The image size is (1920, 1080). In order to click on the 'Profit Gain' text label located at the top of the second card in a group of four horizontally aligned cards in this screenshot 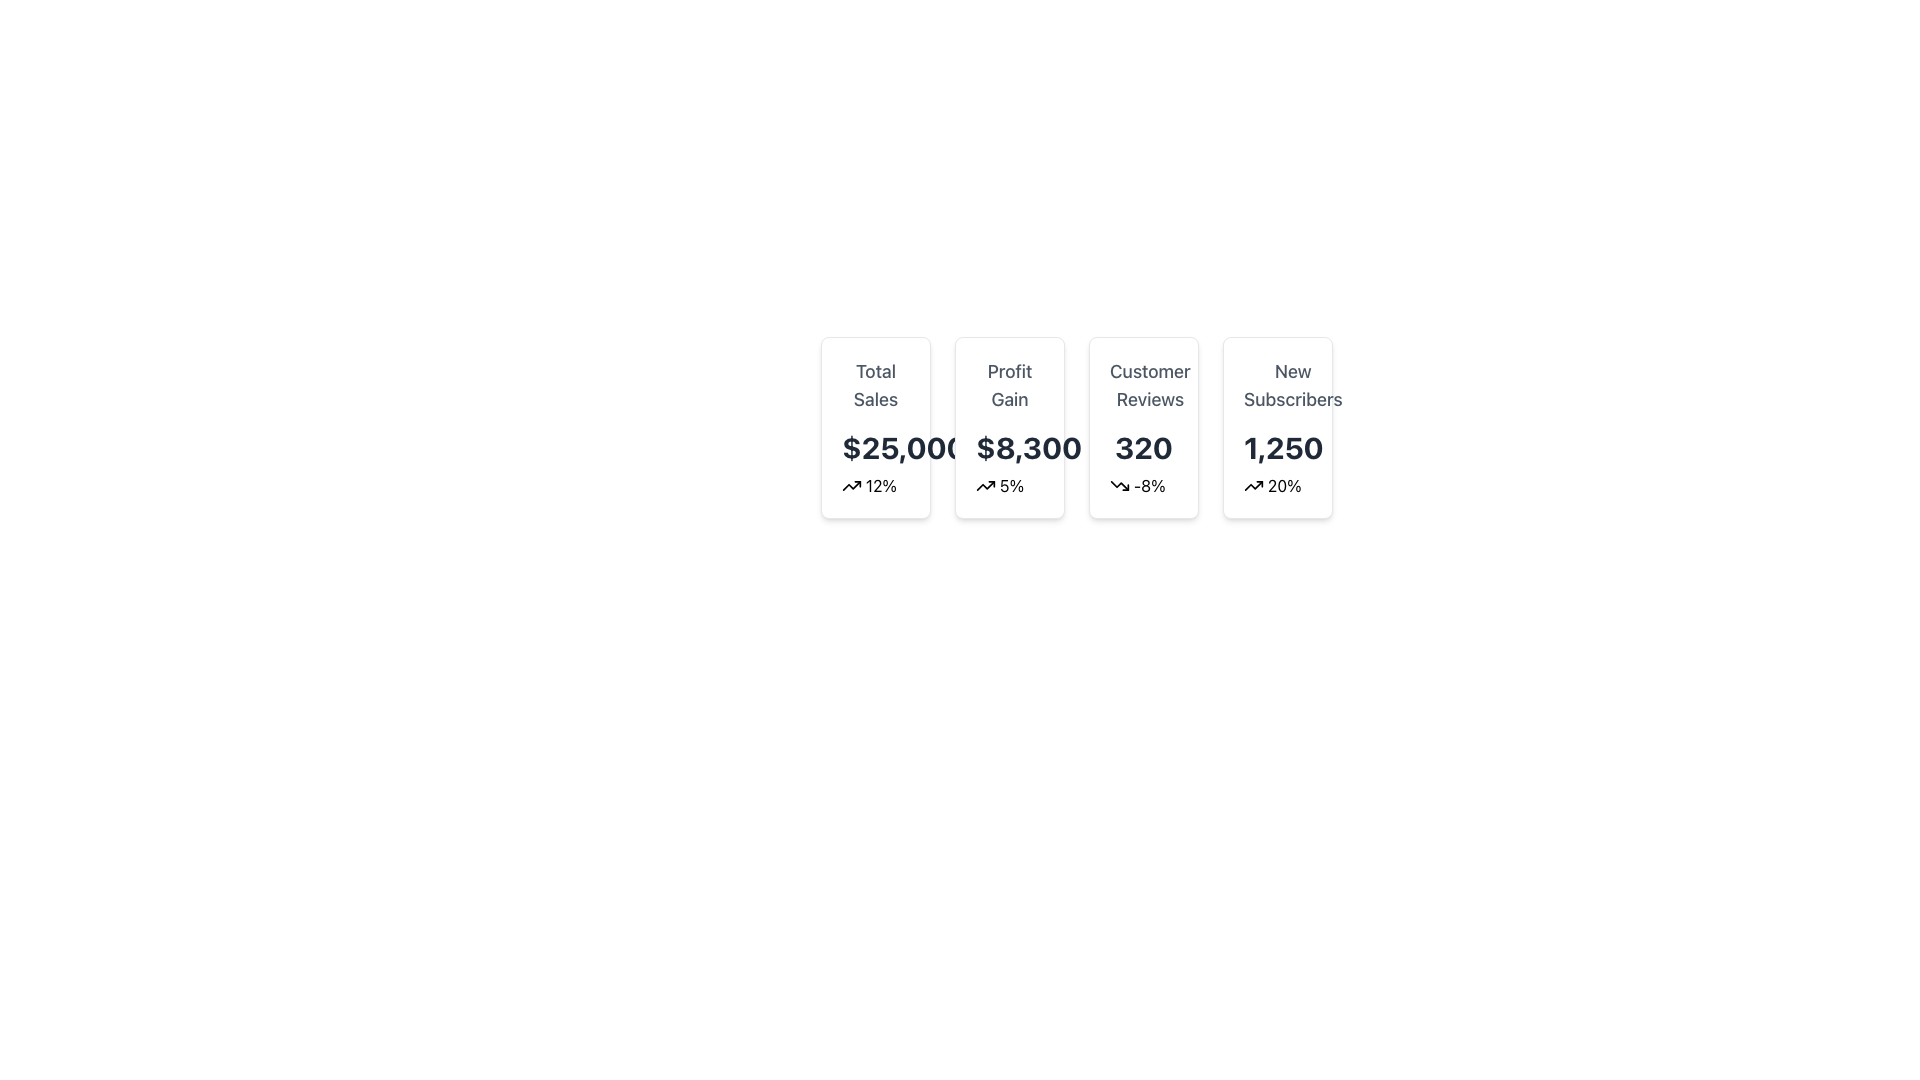, I will do `click(1009, 385)`.